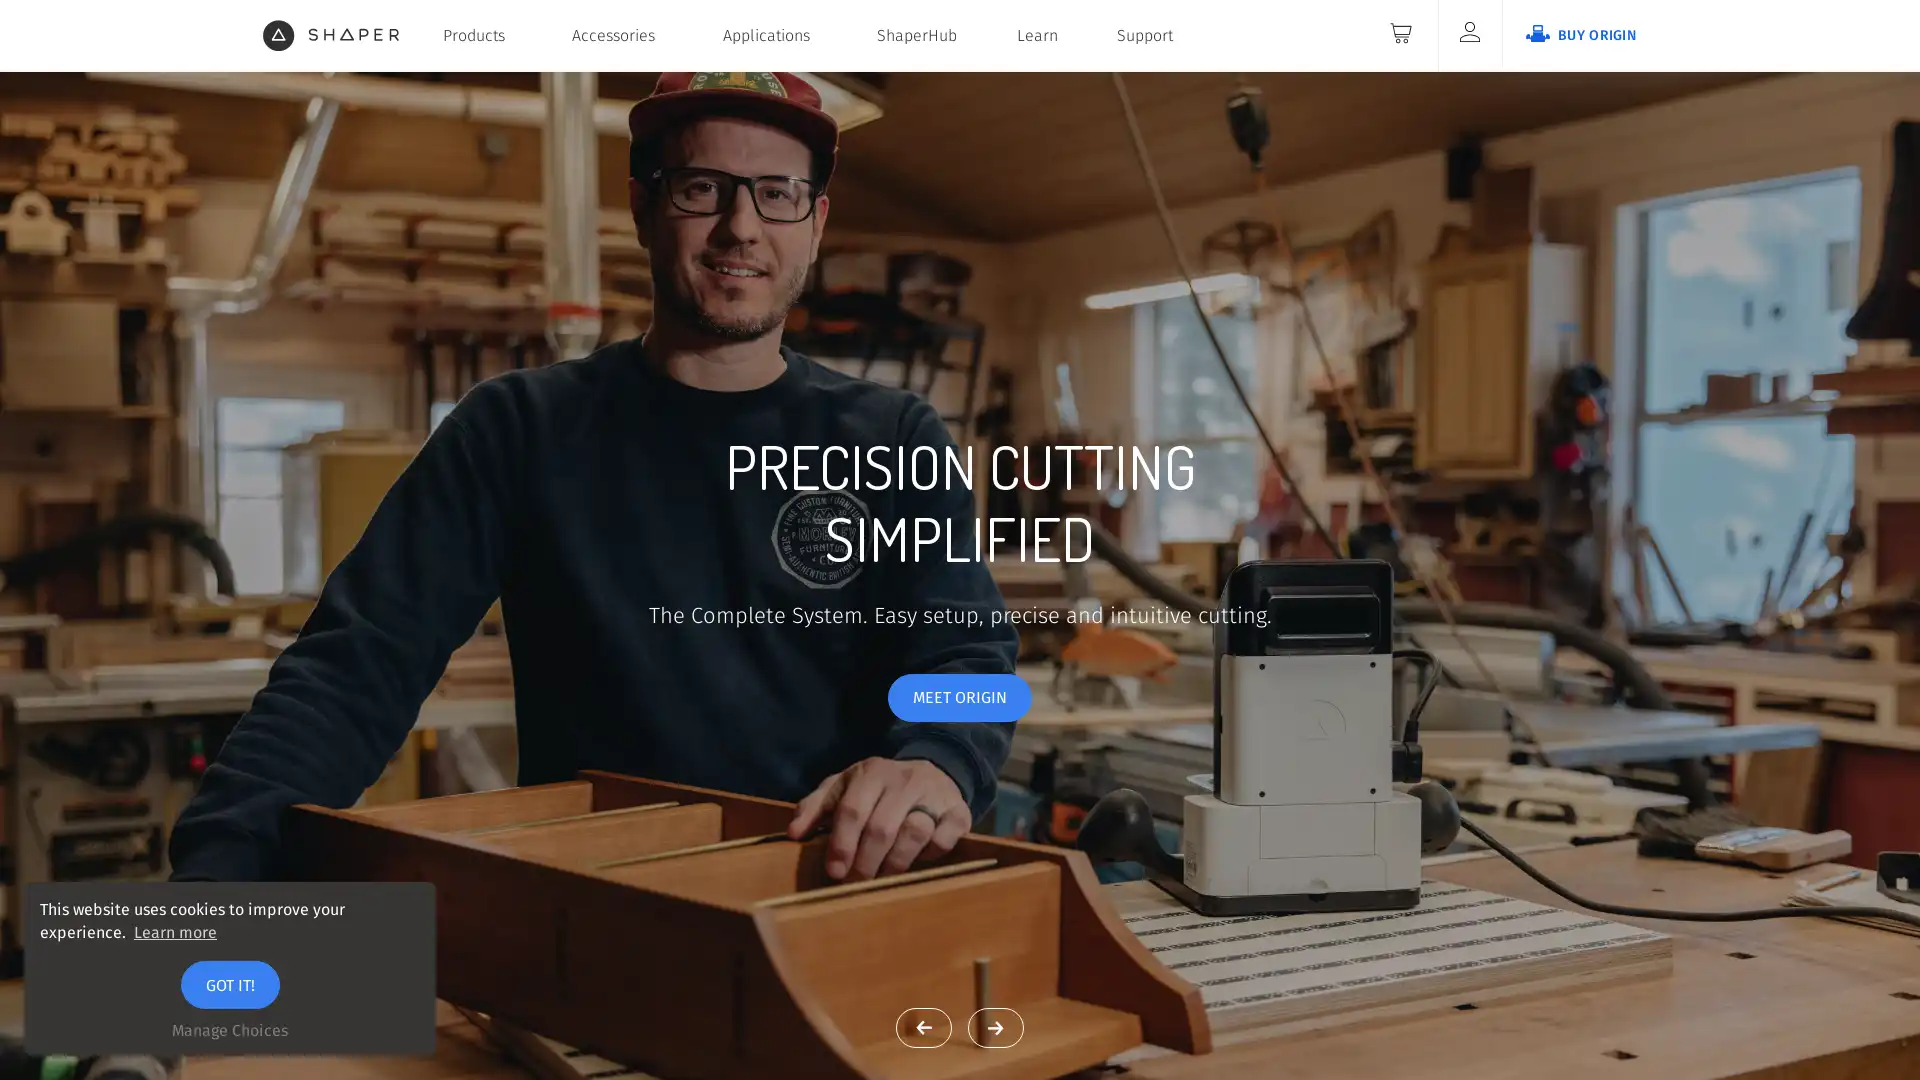 Image resolution: width=1920 pixels, height=1080 pixels. What do you see at coordinates (960, 696) in the screenshot?
I see `MEET ORIGIN` at bounding box center [960, 696].